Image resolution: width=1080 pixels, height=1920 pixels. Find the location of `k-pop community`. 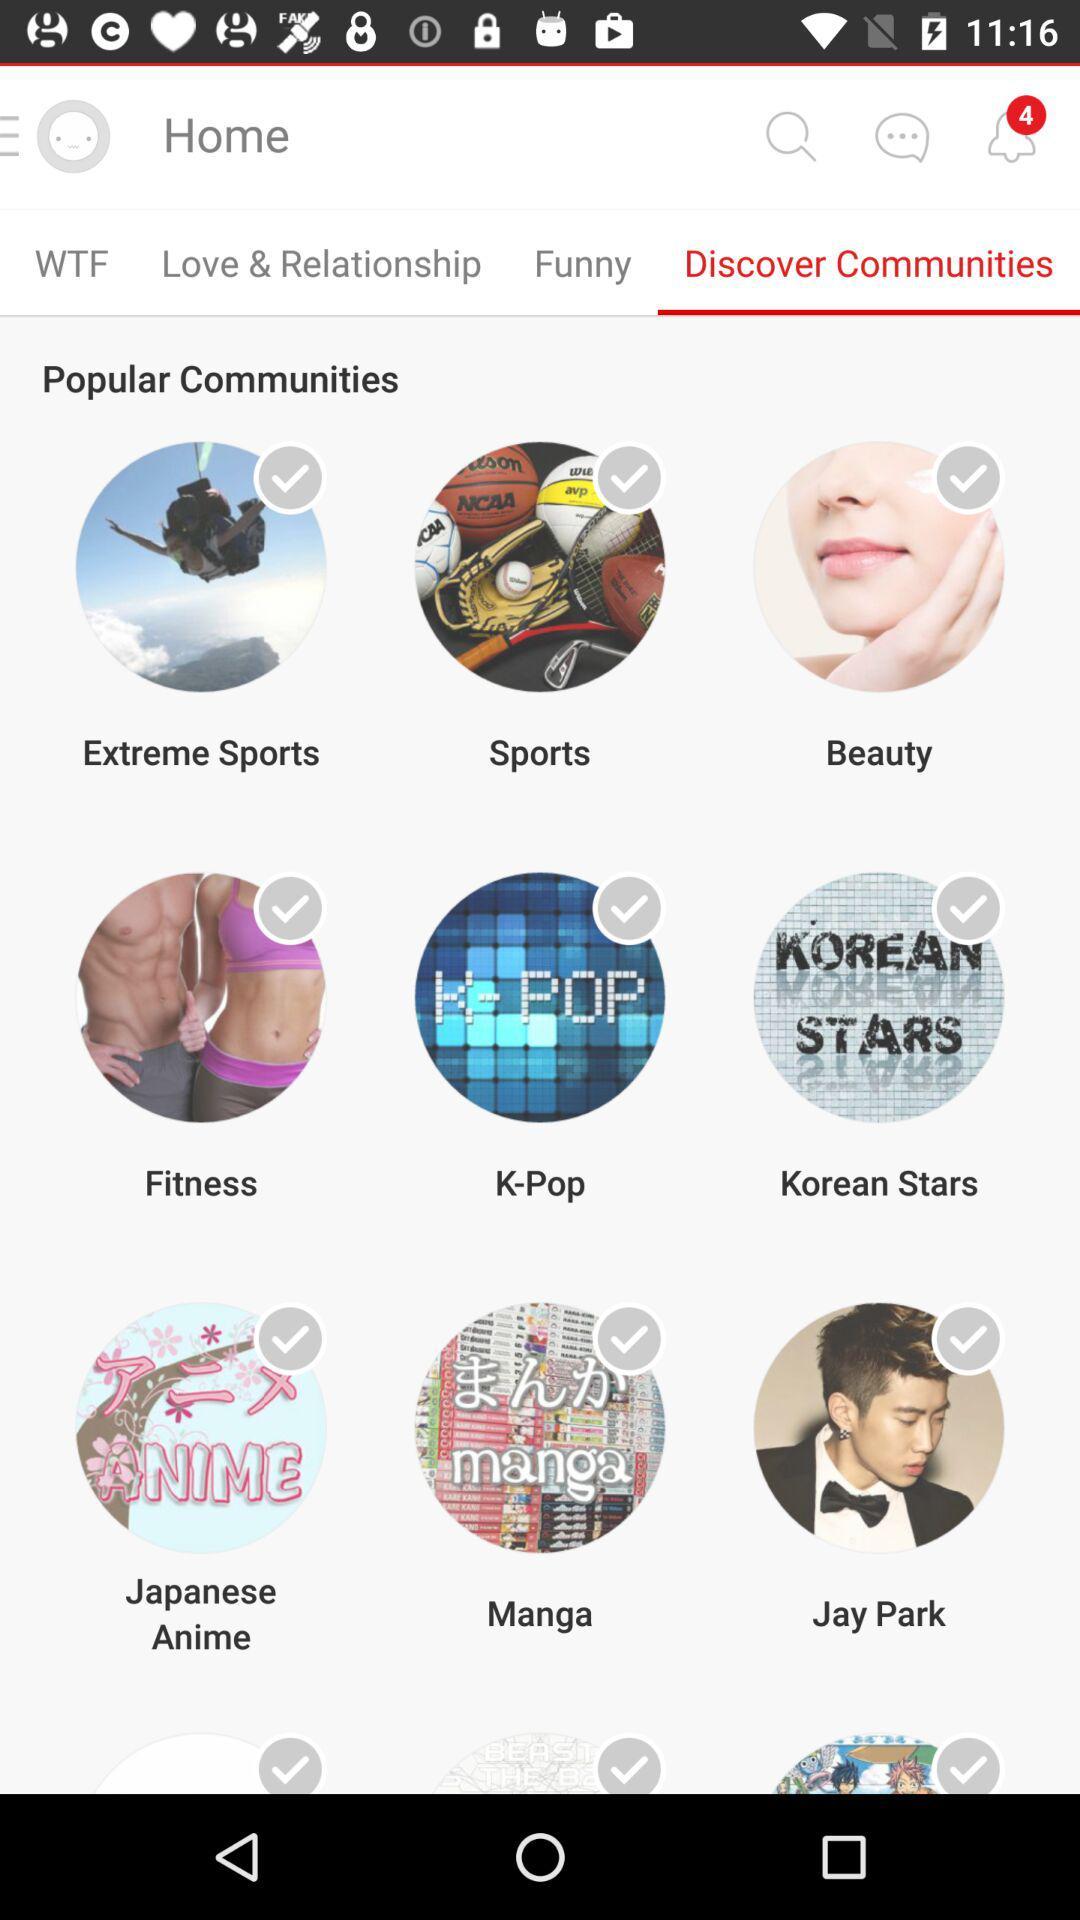

k-pop community is located at coordinates (628, 907).